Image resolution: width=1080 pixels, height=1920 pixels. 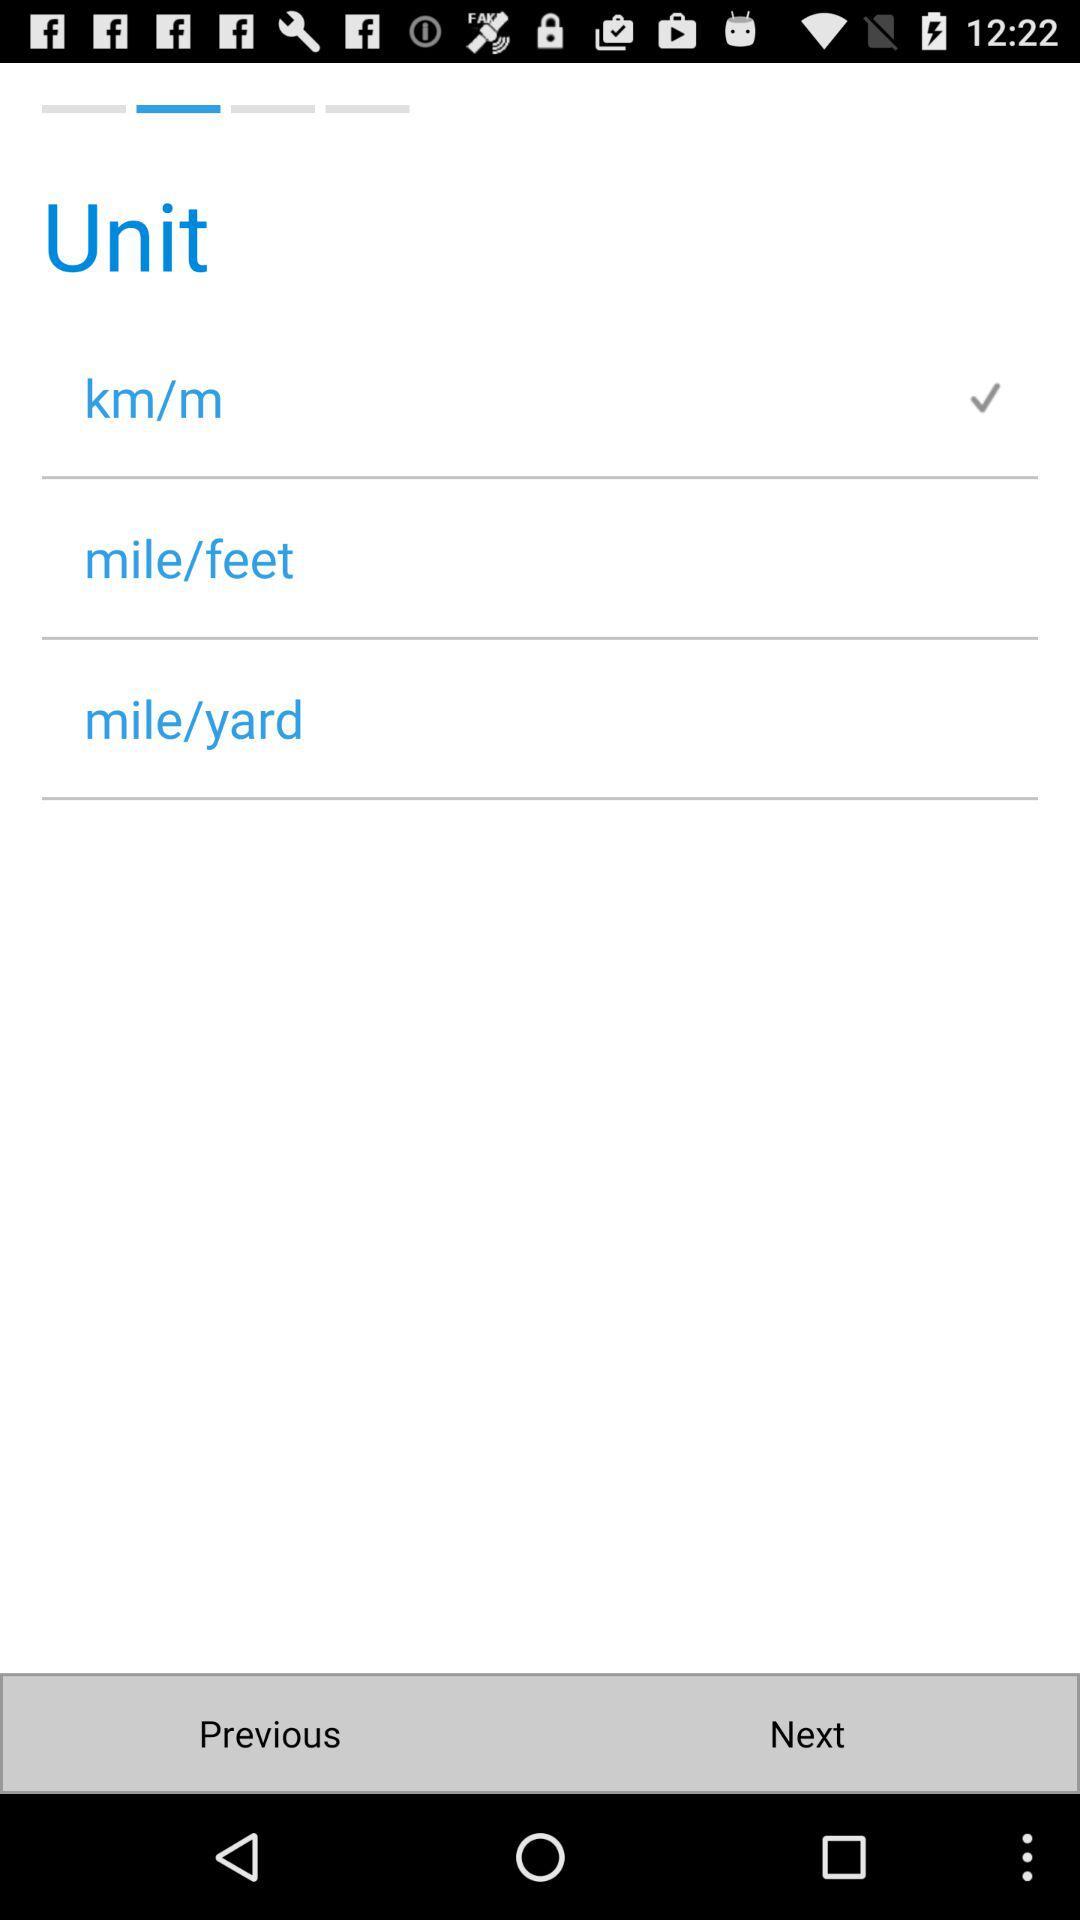 I want to click on the icon below the mile/yard, so click(x=805, y=1732).